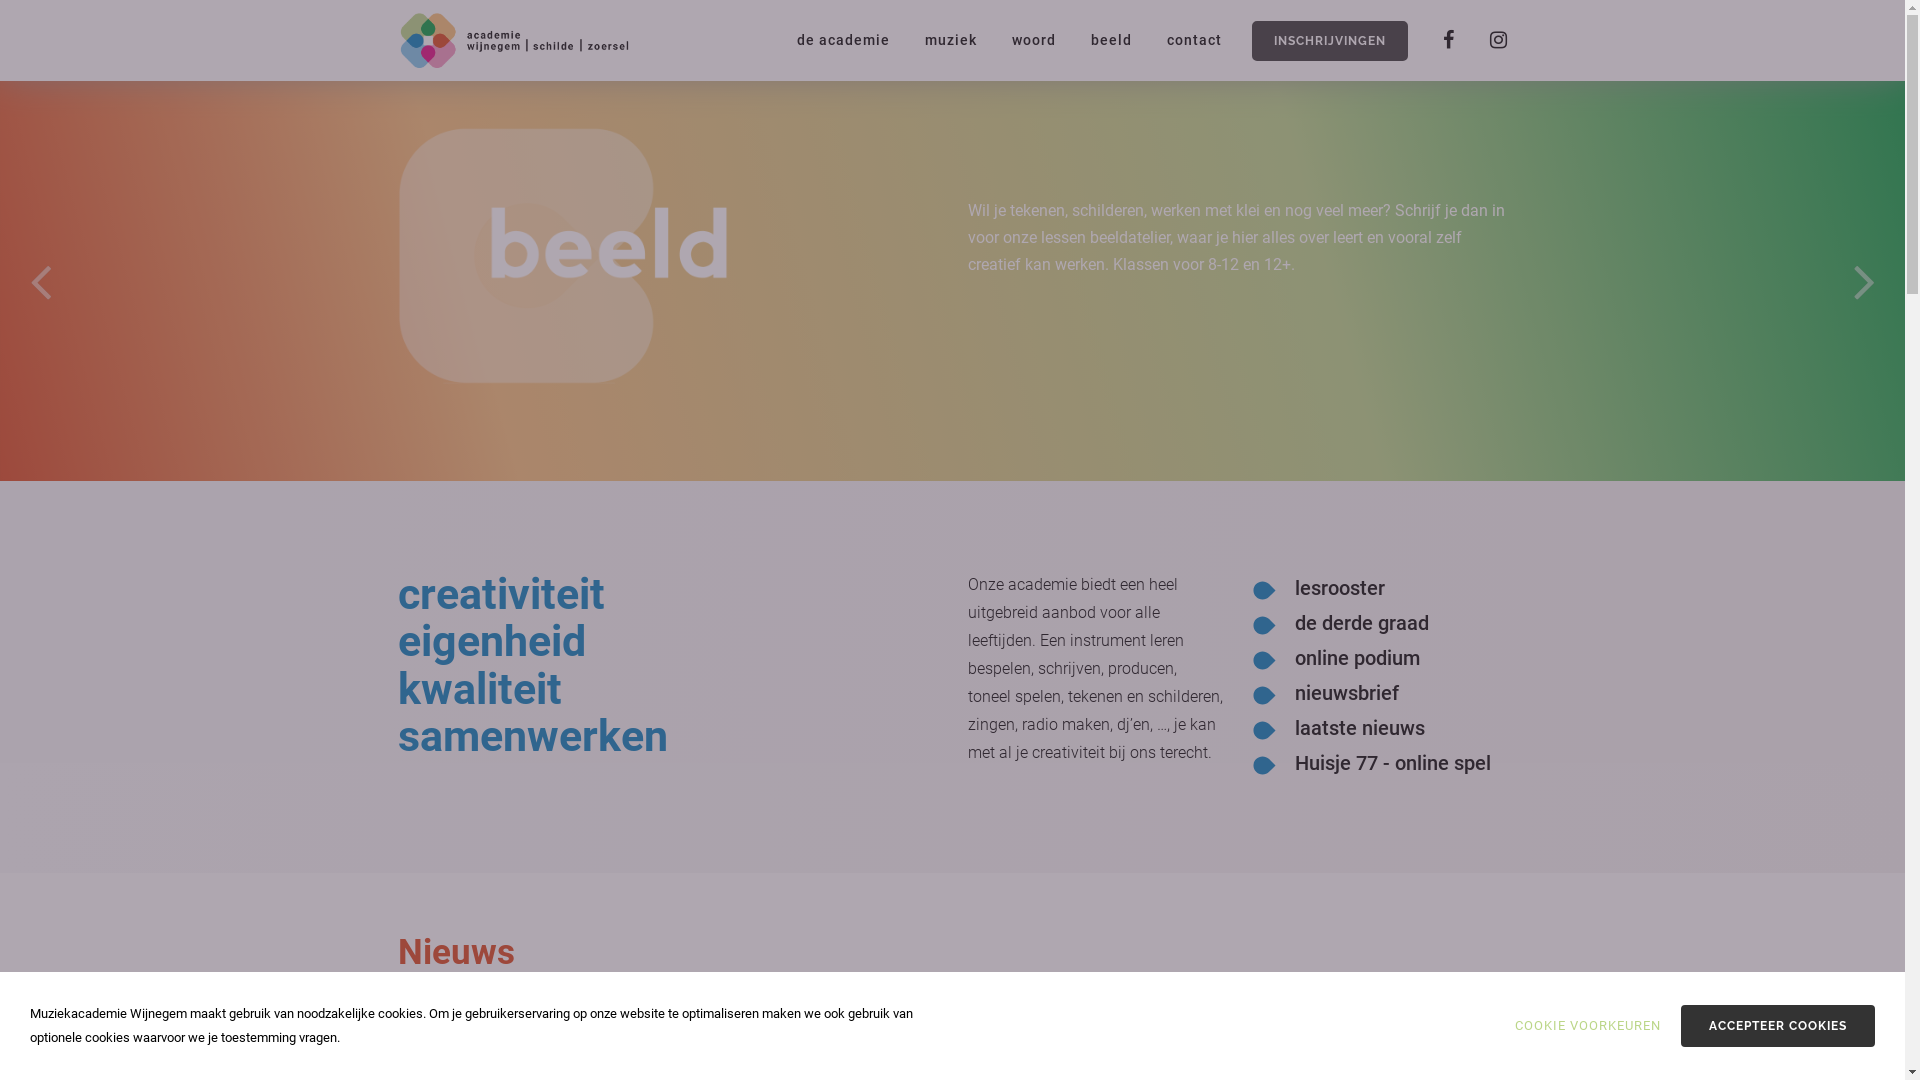 The width and height of the screenshot is (1920, 1080). What do you see at coordinates (1360, 622) in the screenshot?
I see `'de derde graad'` at bounding box center [1360, 622].